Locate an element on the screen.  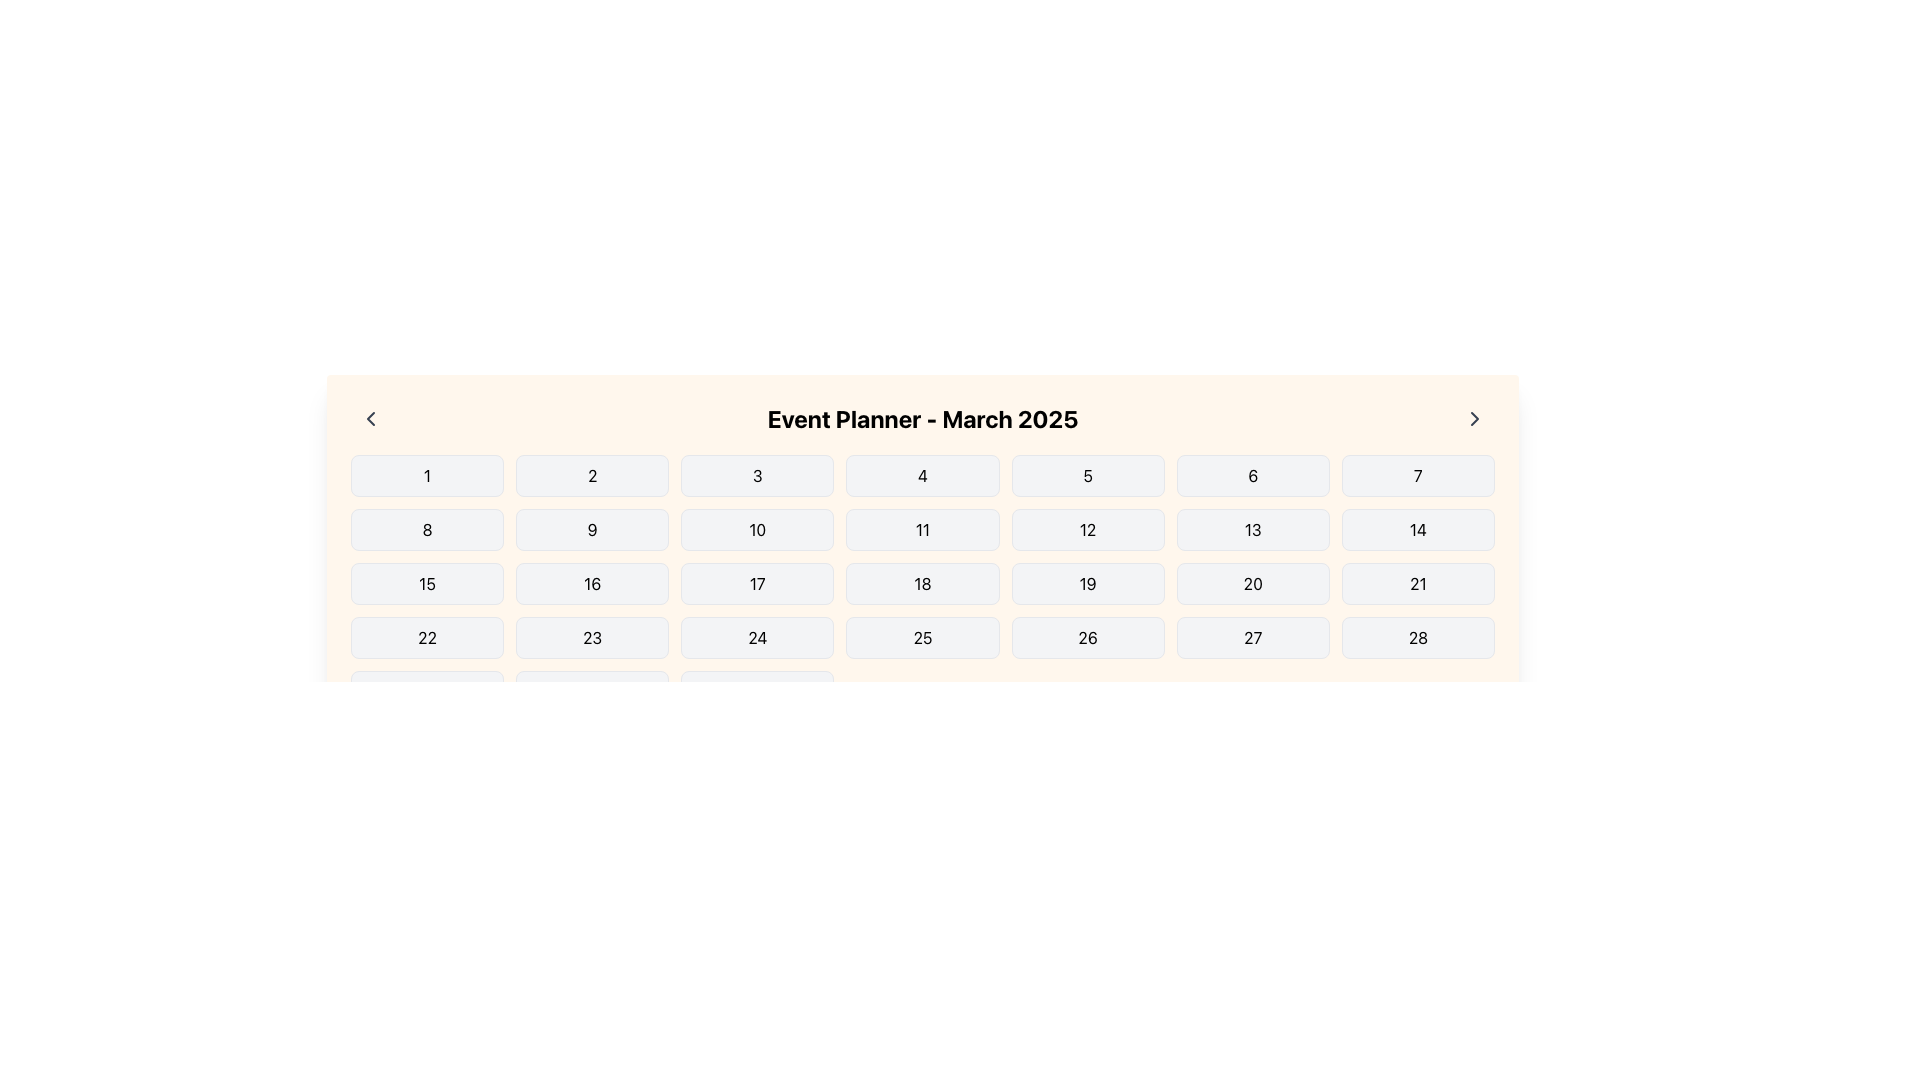
the button representing the 22nd day of the month in the calendar grid is located at coordinates (426, 637).